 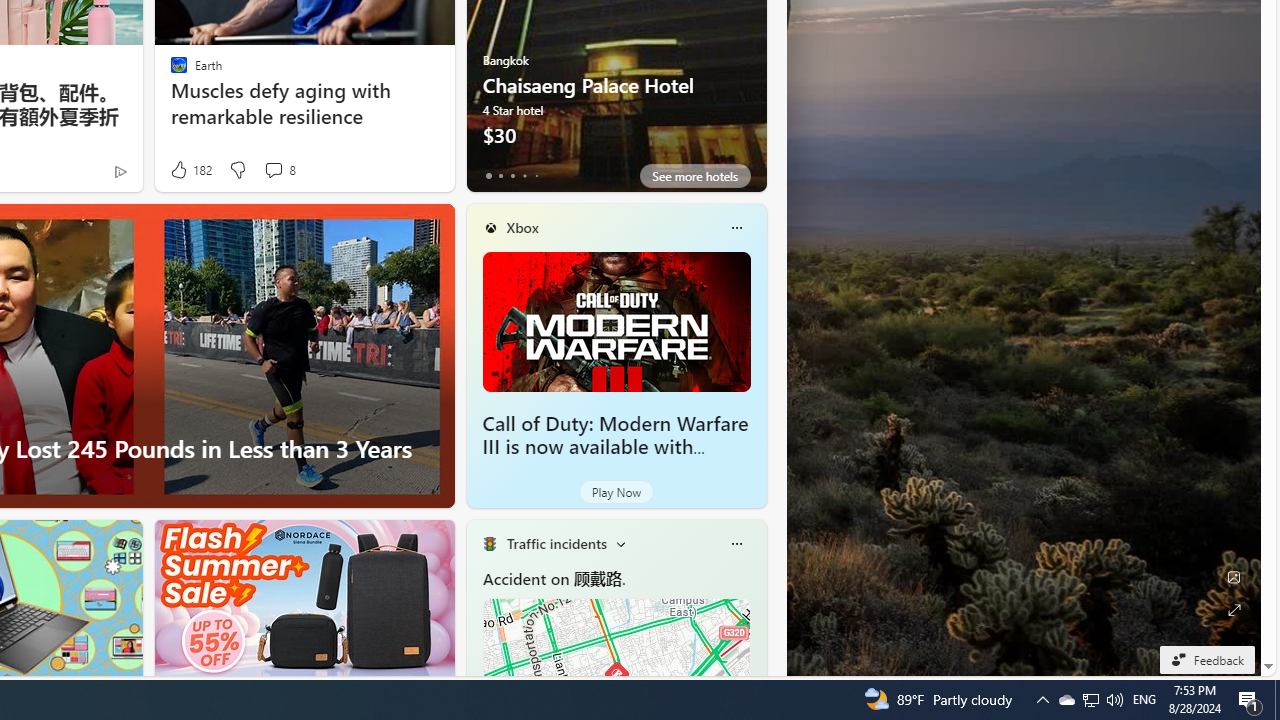 What do you see at coordinates (619, 543) in the screenshot?
I see `'Change scenarios'` at bounding box center [619, 543].